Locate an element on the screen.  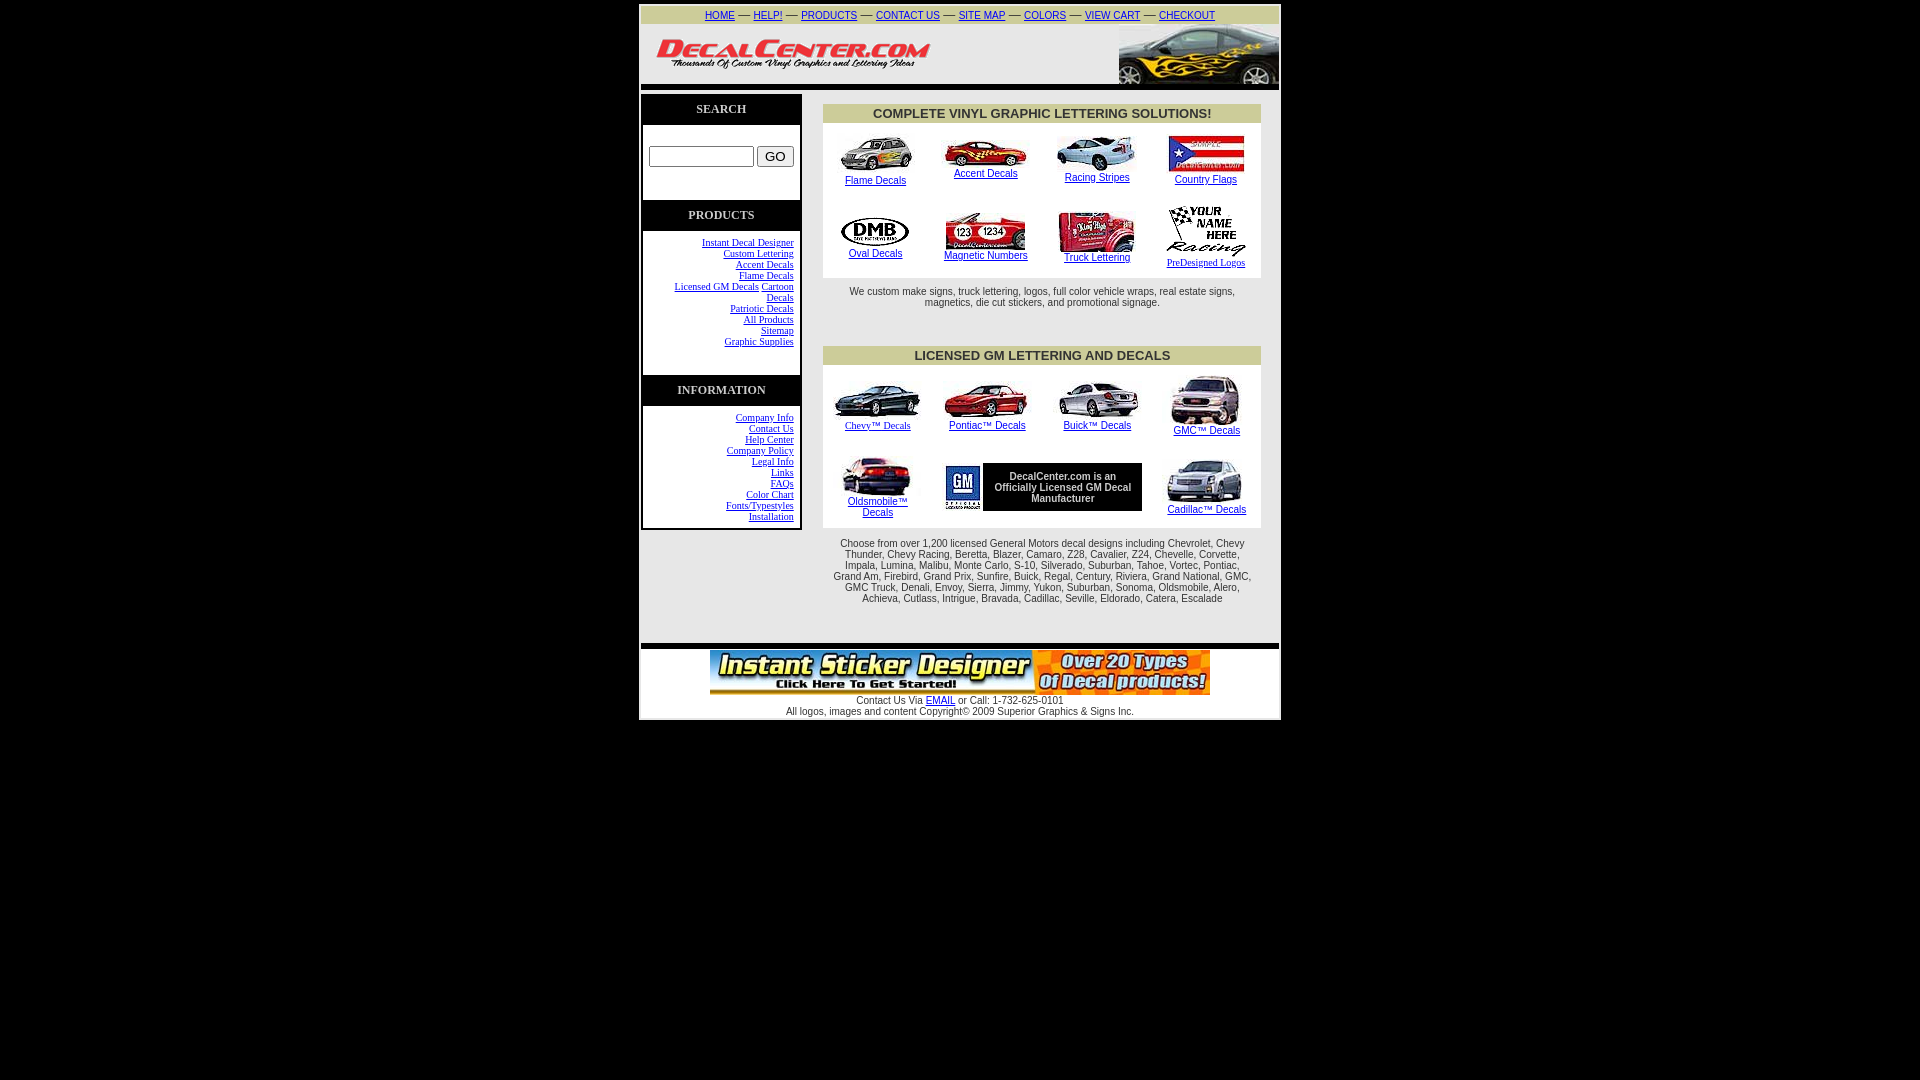
'Licensed GM Decals' is located at coordinates (716, 286).